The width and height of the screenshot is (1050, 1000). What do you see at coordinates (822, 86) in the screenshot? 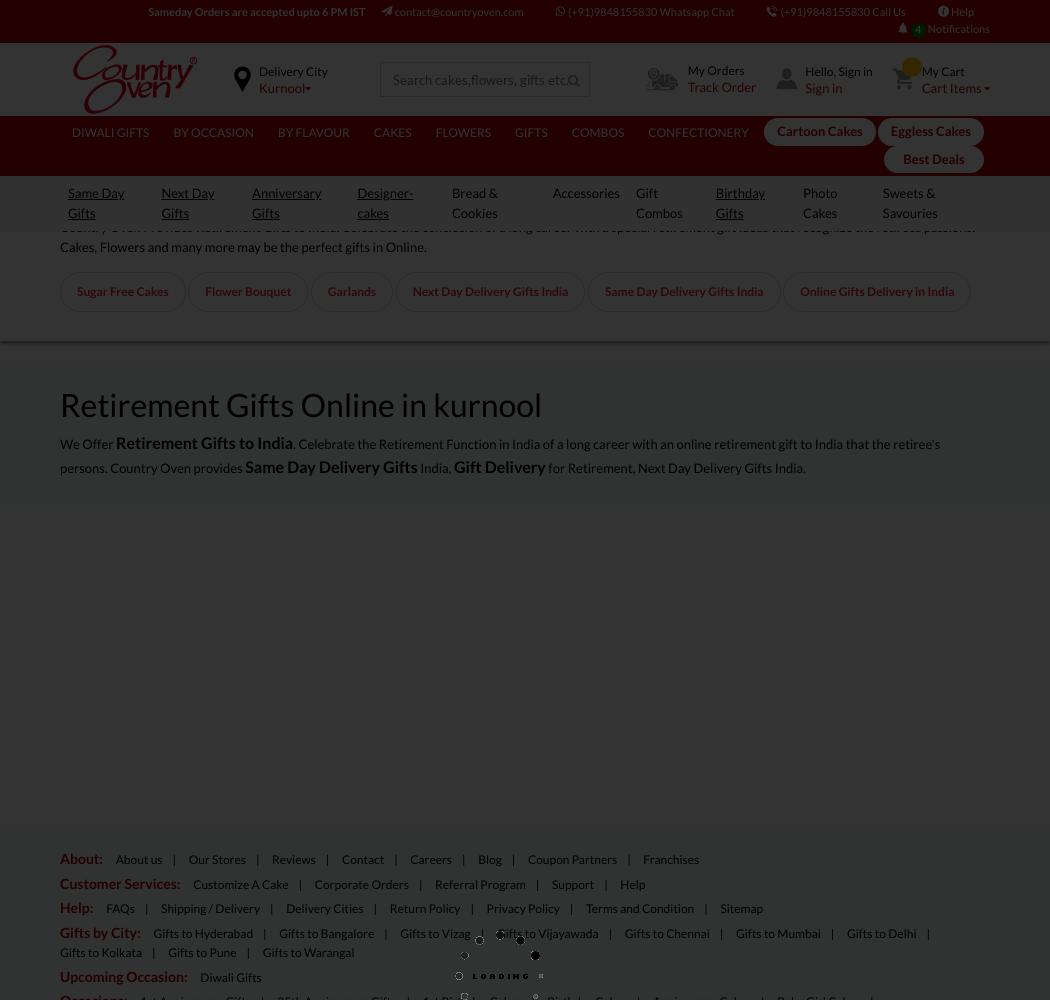
I see `'Sign in'` at bounding box center [822, 86].